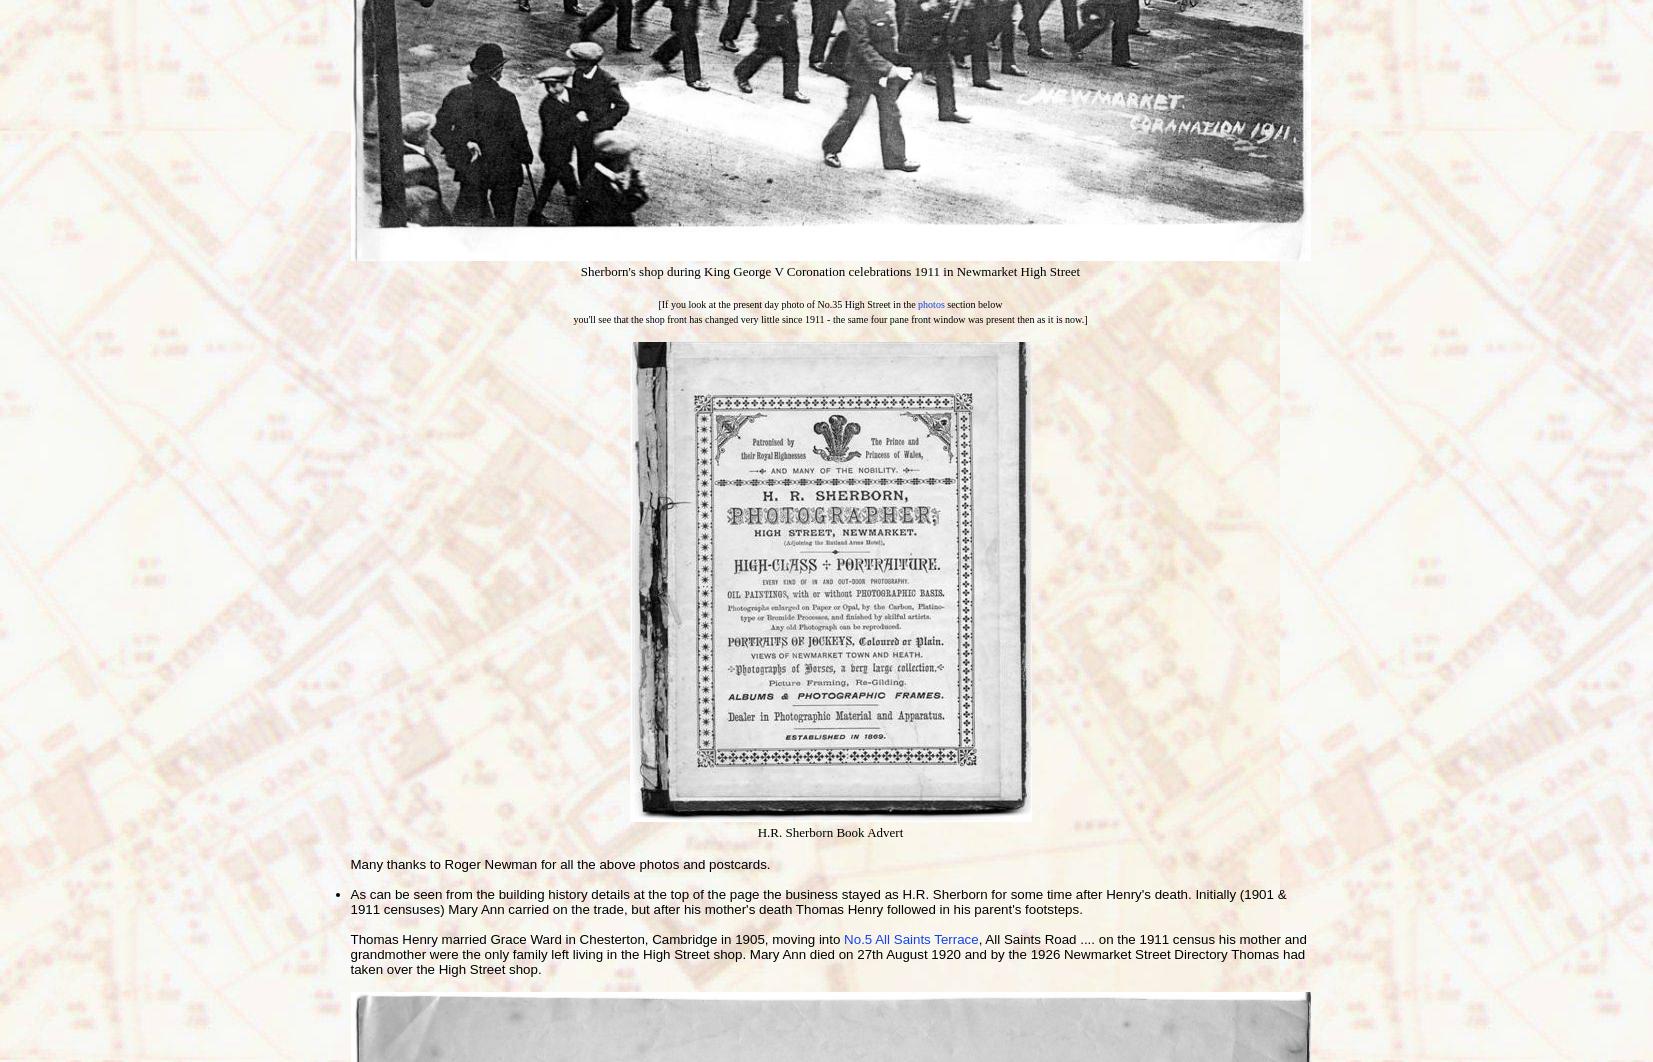 The width and height of the screenshot is (1653, 1062). I want to click on 'section below', so click(972, 303).